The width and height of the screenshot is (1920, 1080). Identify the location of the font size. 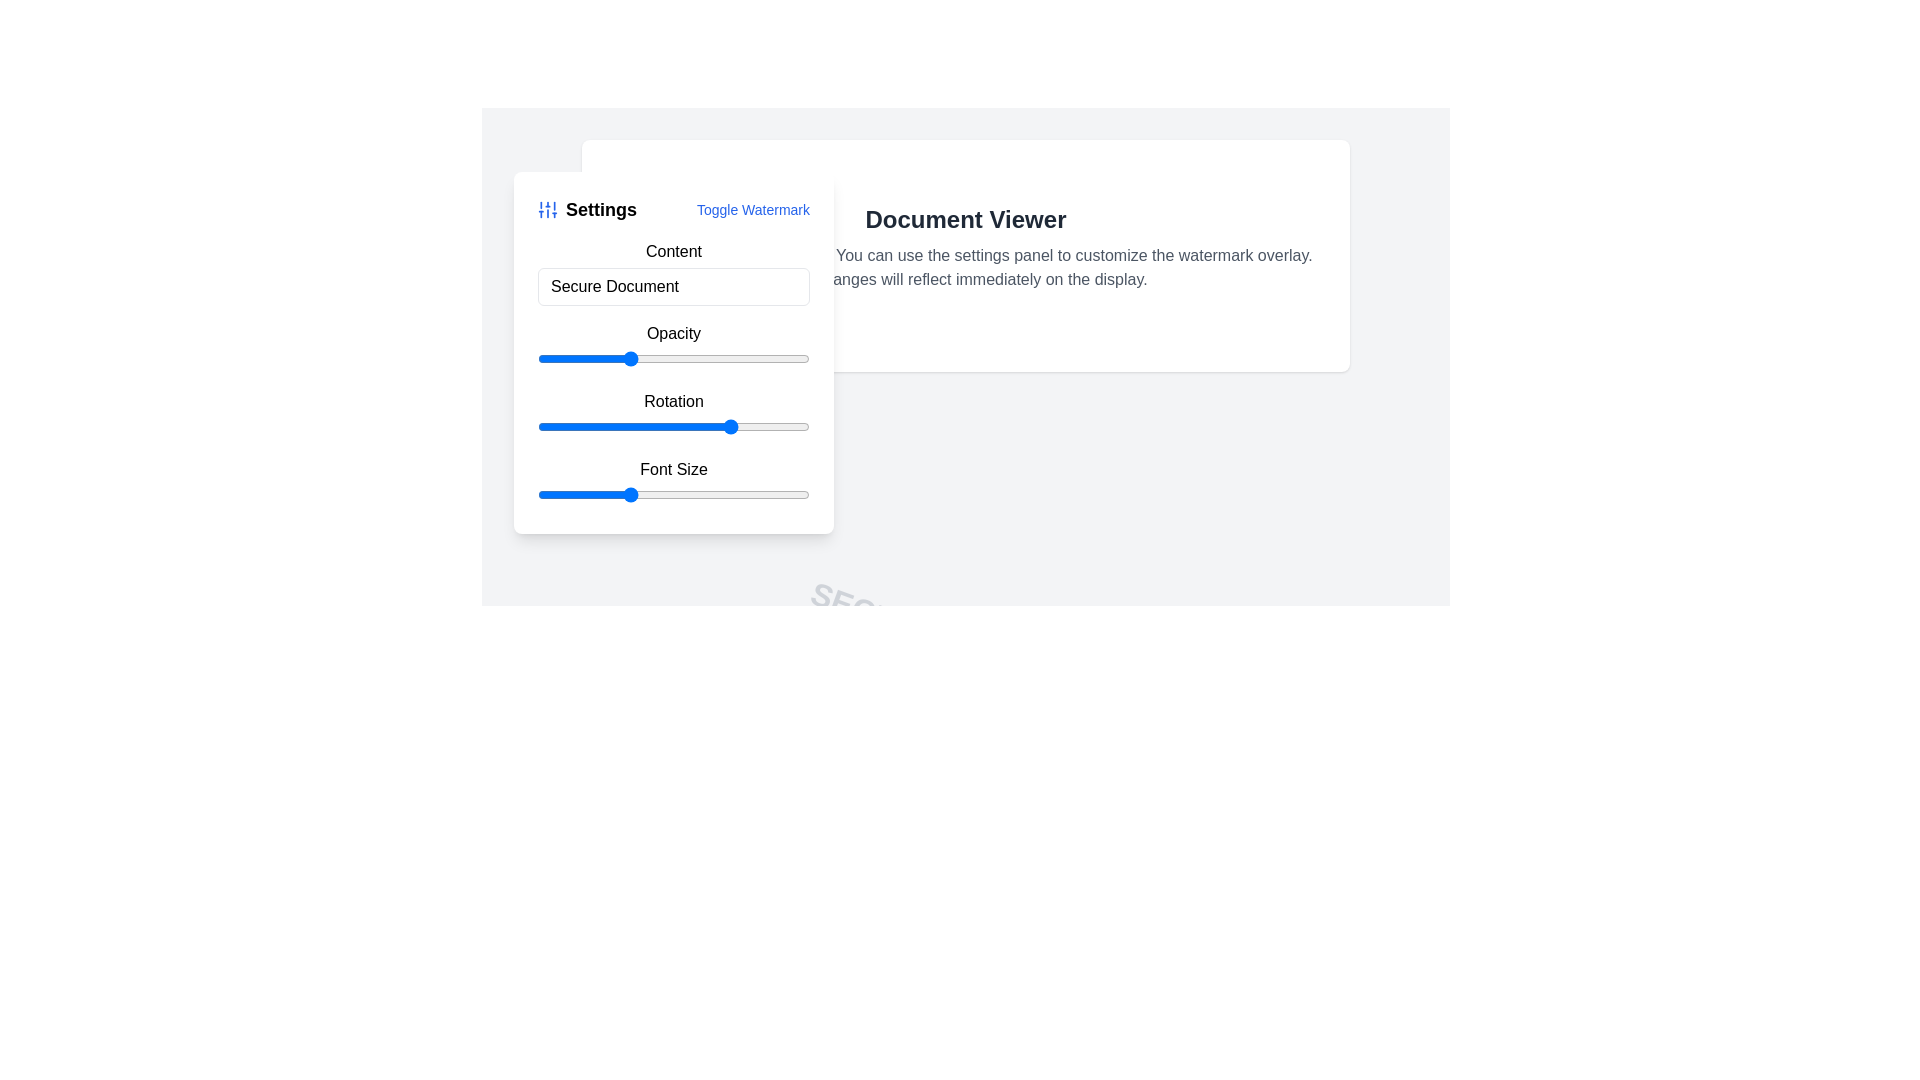
(549, 494).